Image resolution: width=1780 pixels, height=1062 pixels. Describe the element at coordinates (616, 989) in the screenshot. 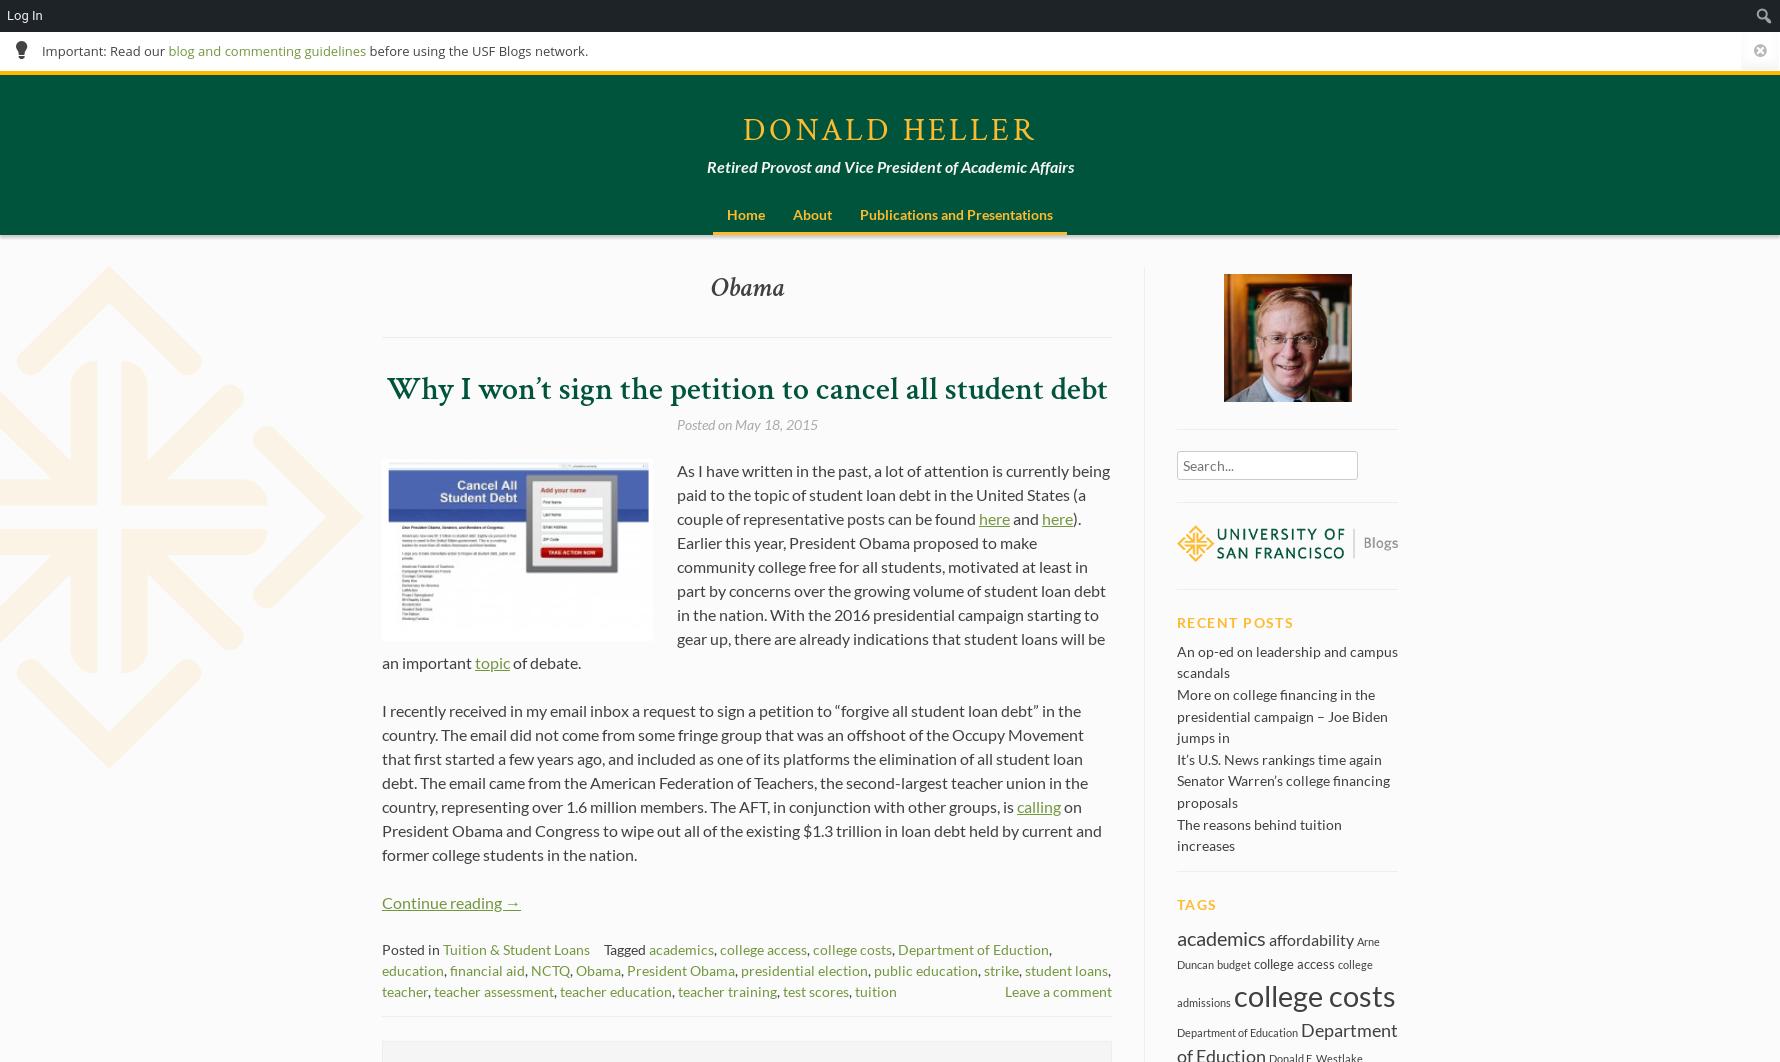

I see `'teacher education'` at that location.